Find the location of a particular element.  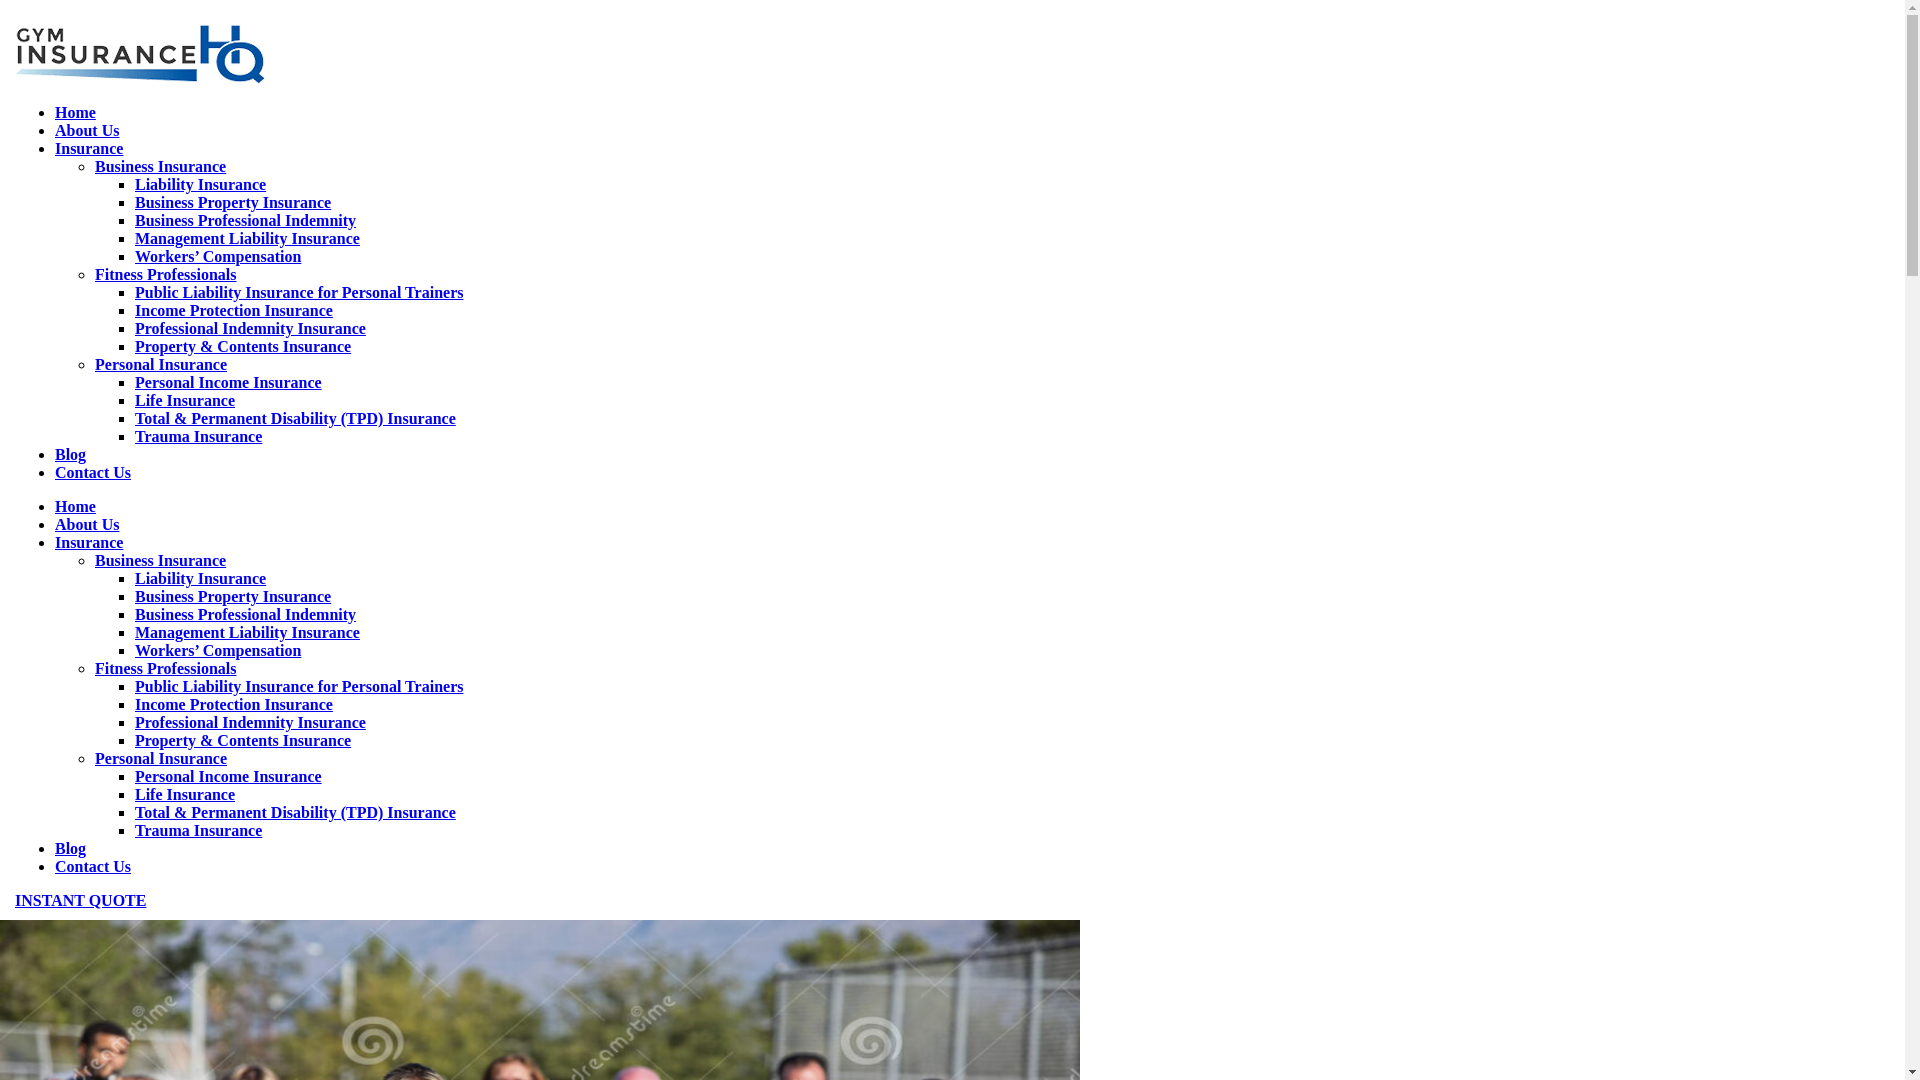

'Personal Insurance' is located at coordinates (94, 758).